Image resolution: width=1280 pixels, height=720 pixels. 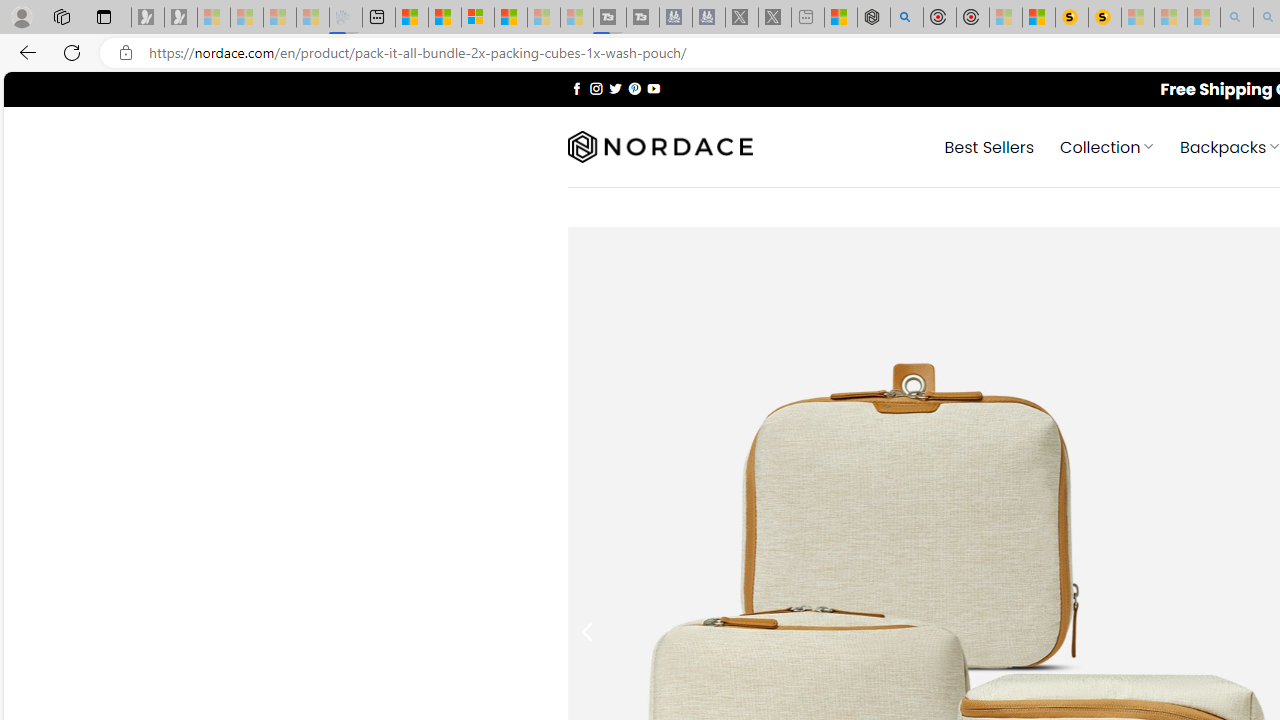 What do you see at coordinates (905, 17) in the screenshot?
I see `'poe - Search'` at bounding box center [905, 17].